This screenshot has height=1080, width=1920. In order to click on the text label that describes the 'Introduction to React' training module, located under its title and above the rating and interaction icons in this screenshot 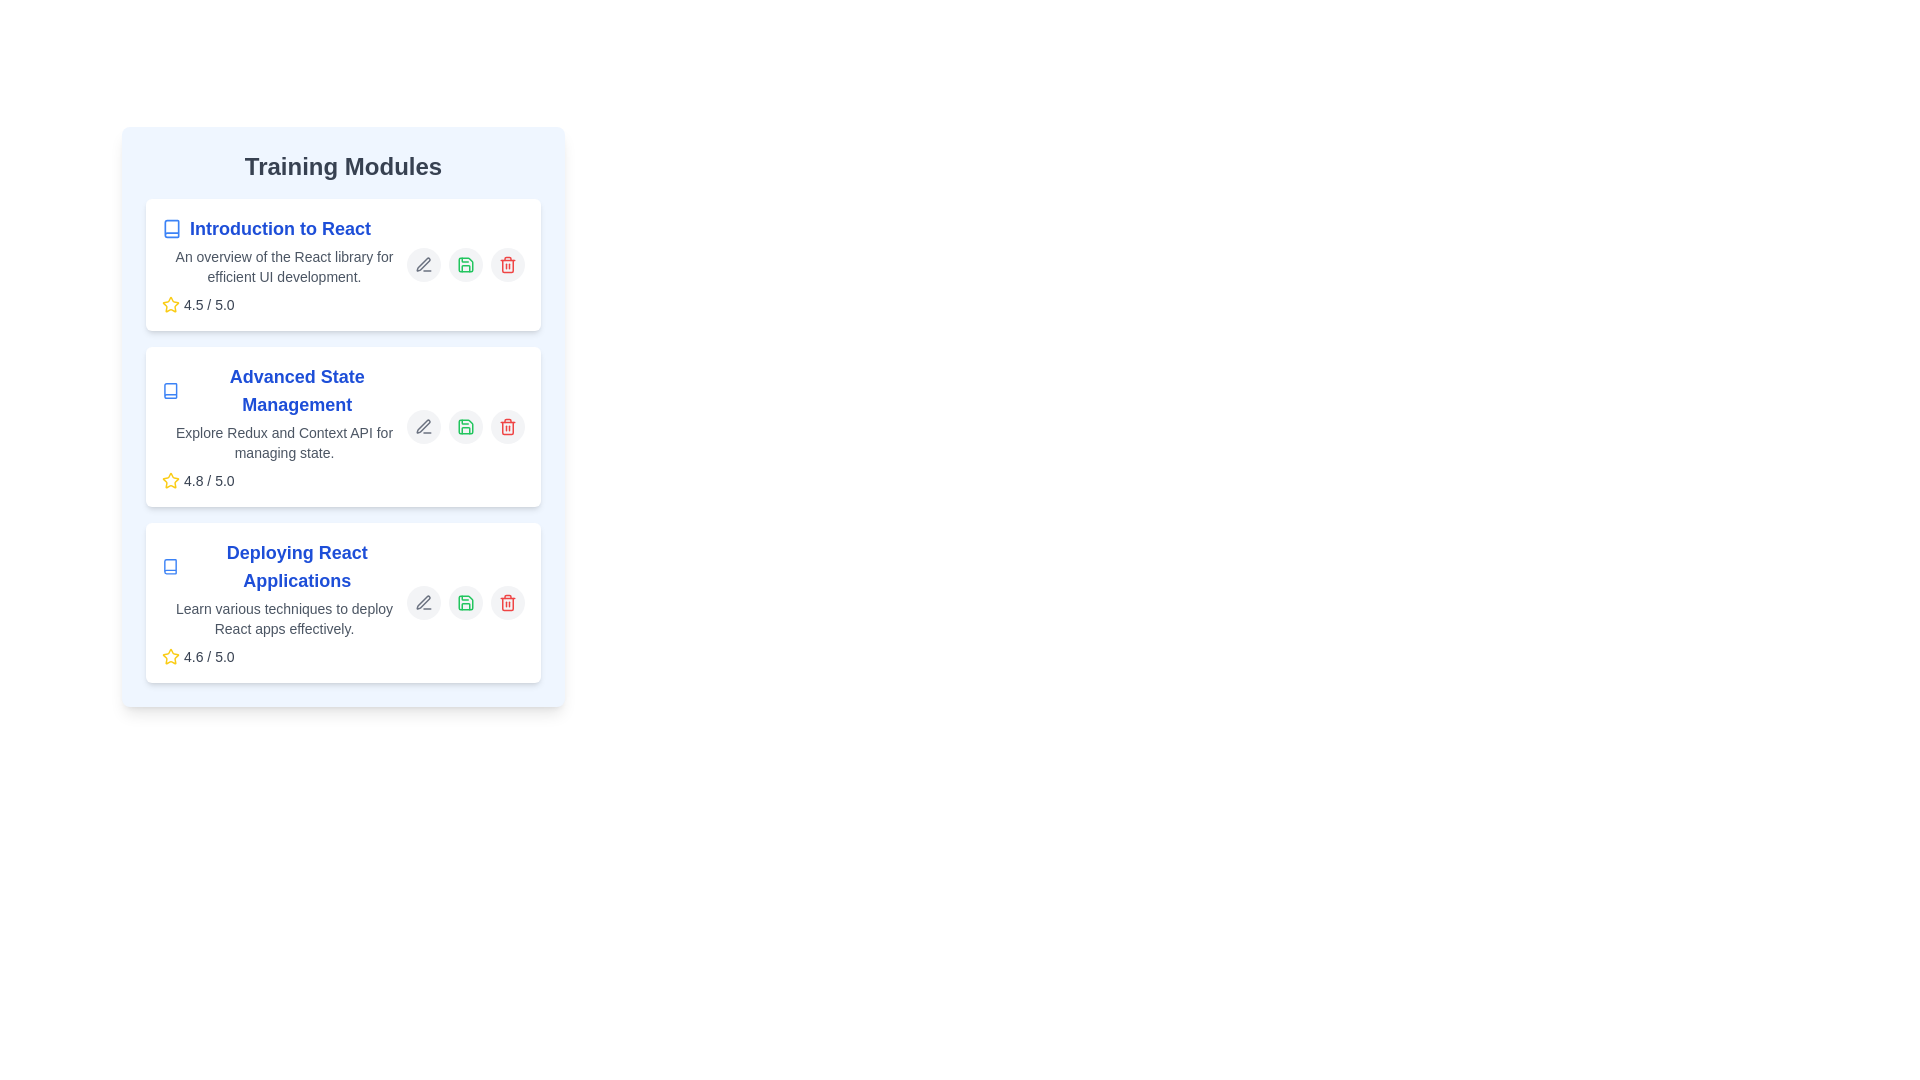, I will do `click(283, 265)`.